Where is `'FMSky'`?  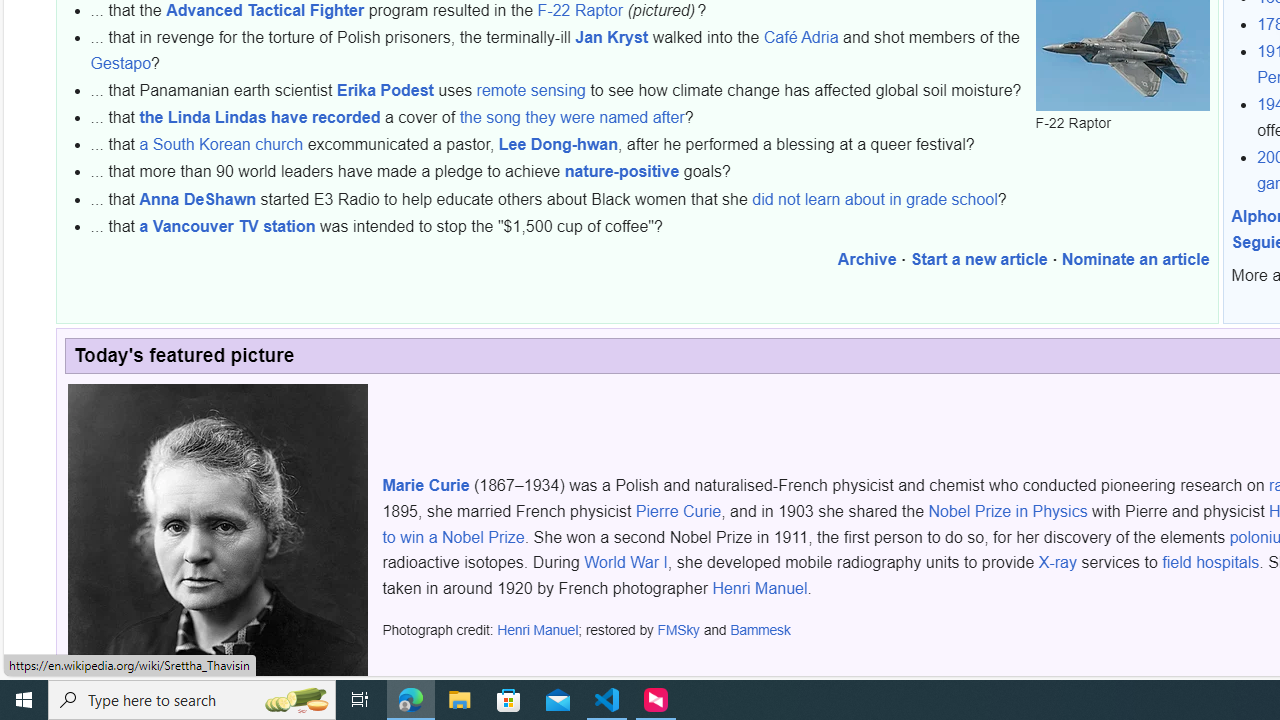 'FMSky' is located at coordinates (678, 631).